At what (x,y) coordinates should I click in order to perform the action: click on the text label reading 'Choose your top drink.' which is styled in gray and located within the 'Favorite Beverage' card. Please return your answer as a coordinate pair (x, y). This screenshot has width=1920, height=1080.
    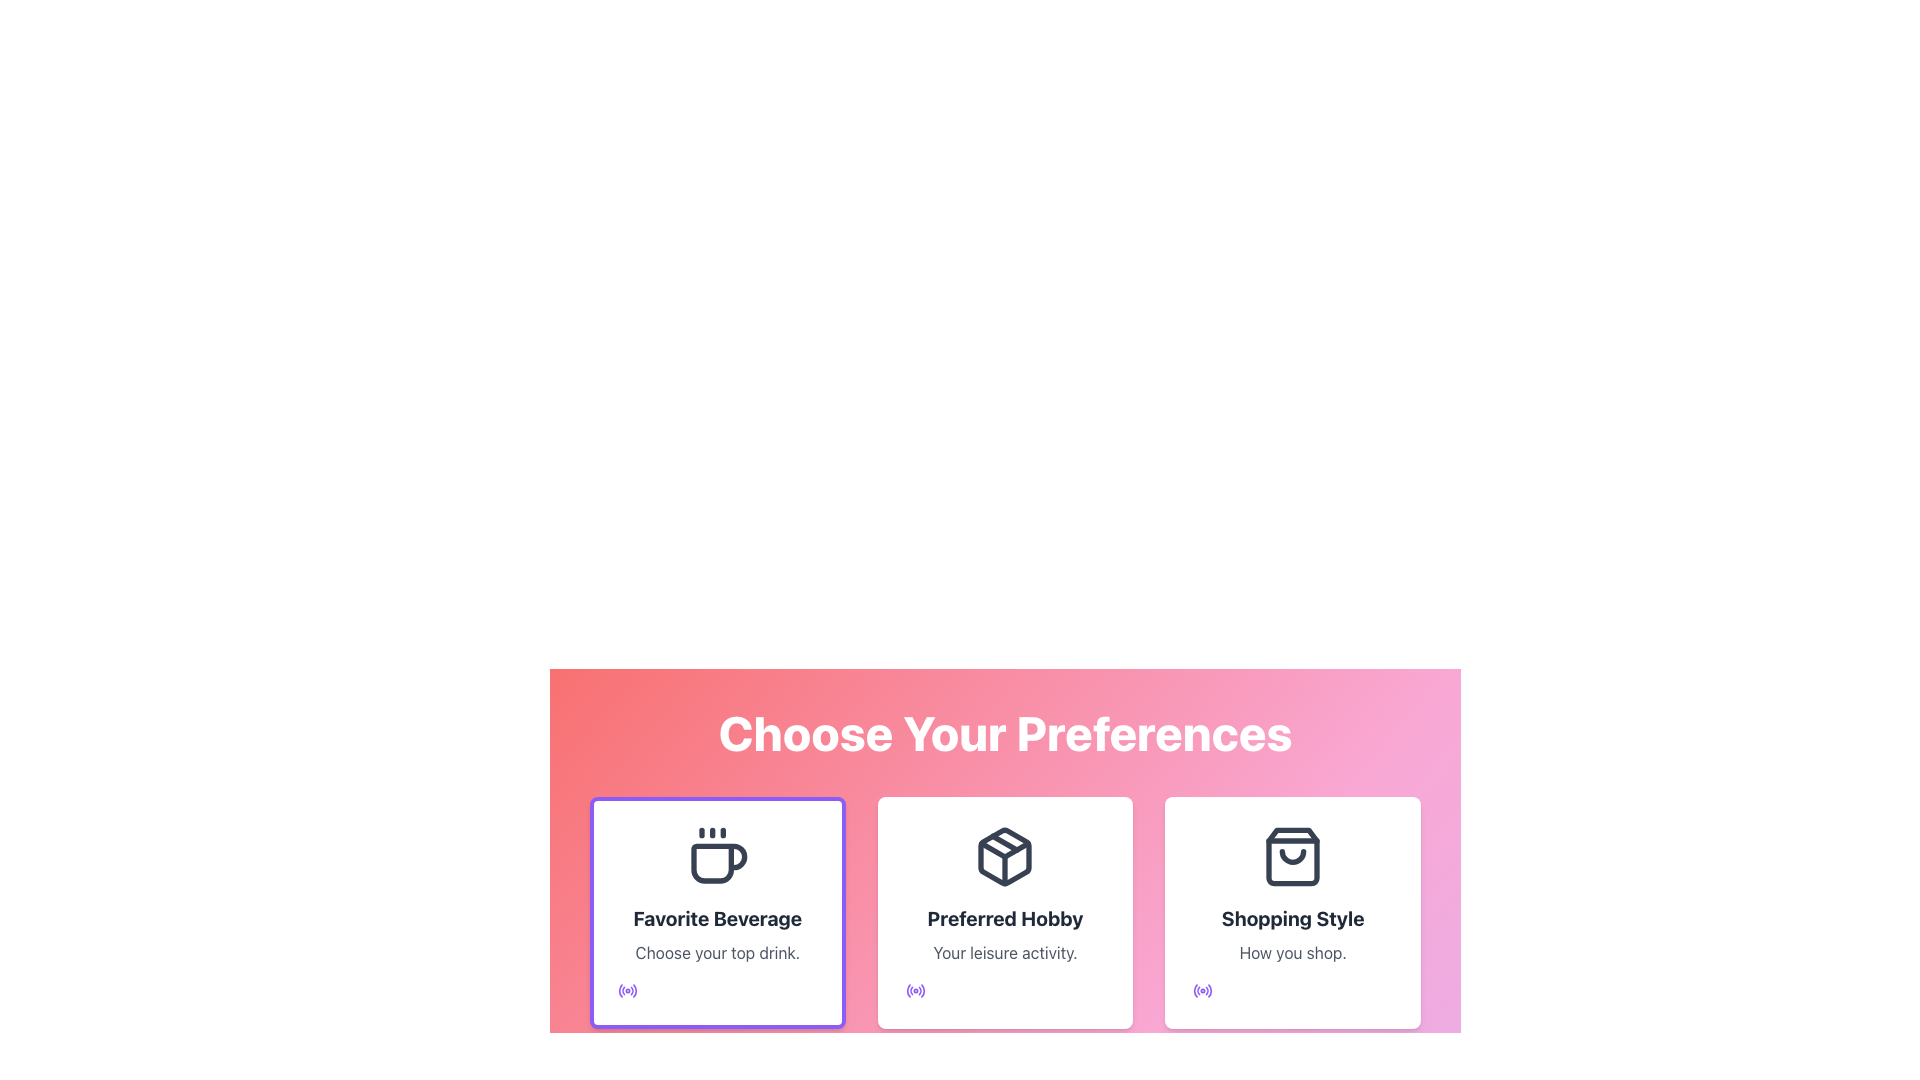
    Looking at the image, I should click on (717, 951).